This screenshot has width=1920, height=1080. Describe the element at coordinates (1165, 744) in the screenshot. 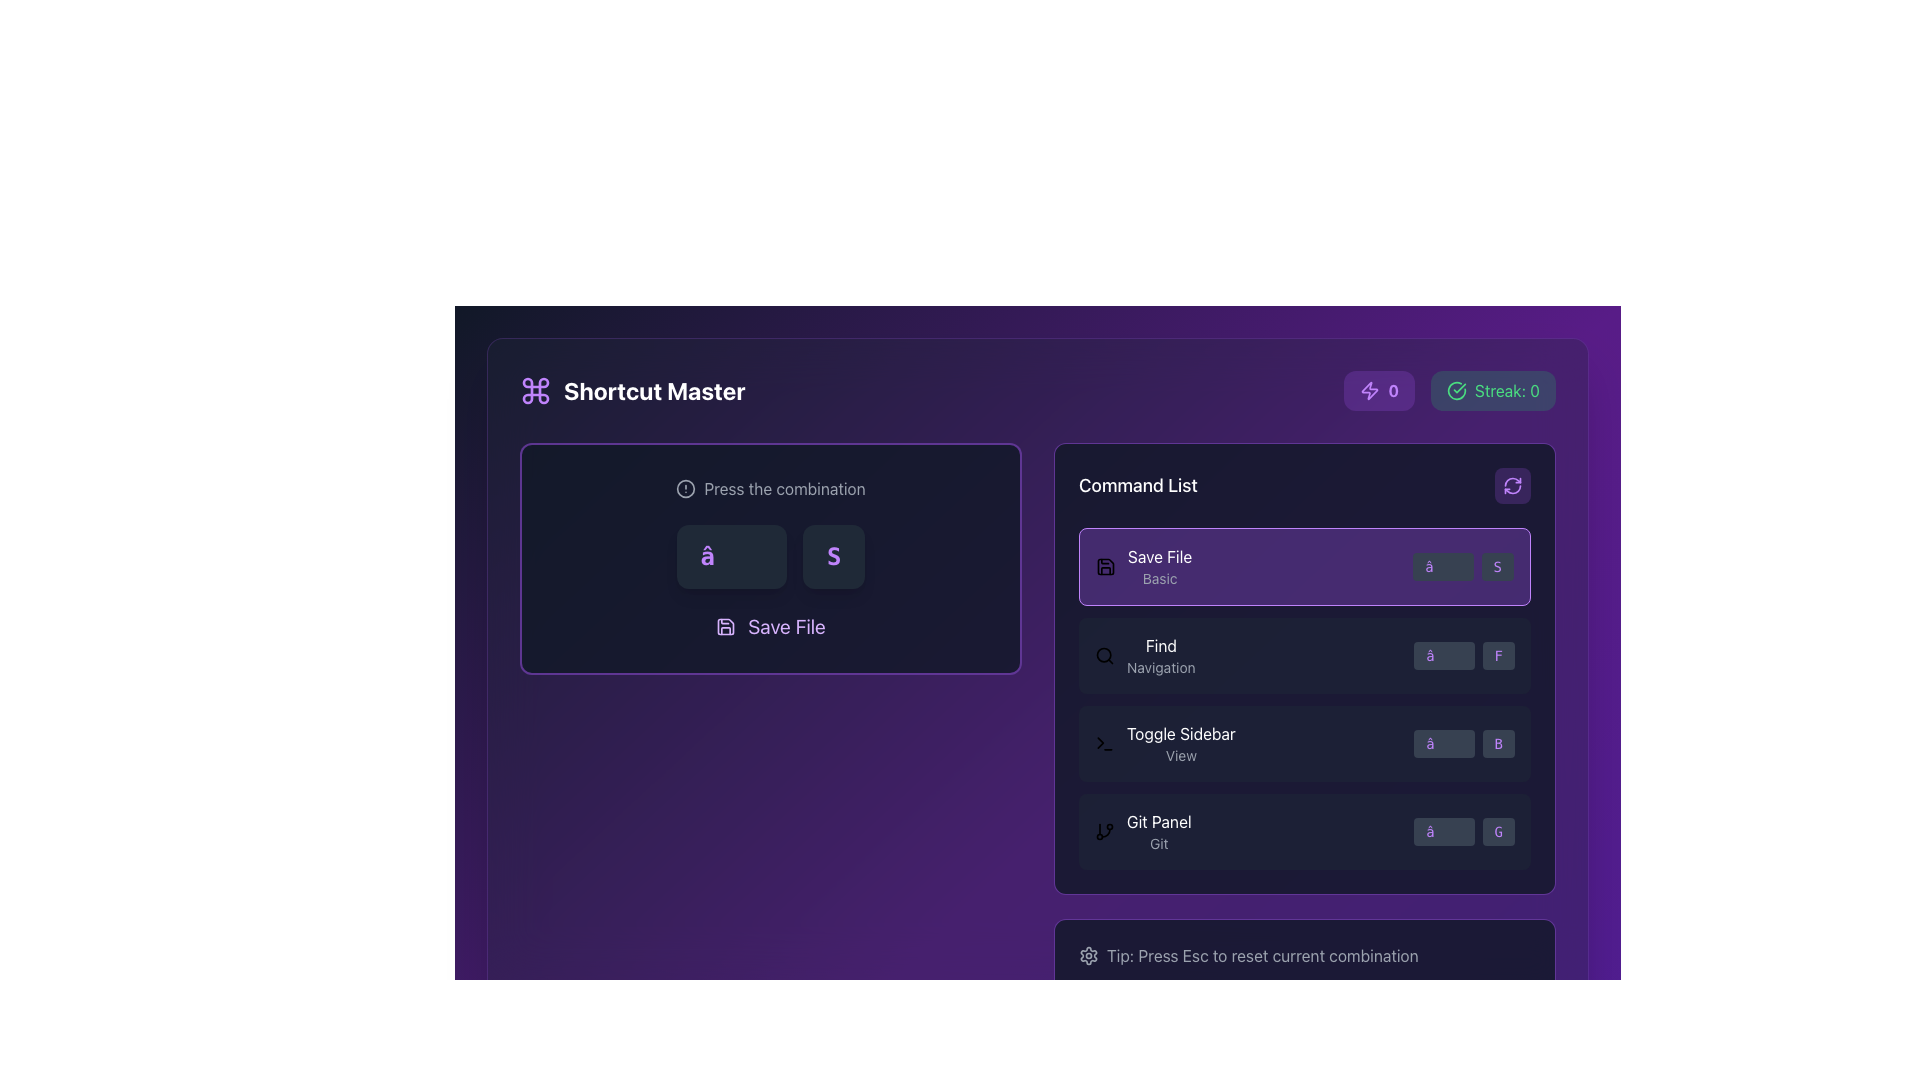

I see `the interactive button in the 'Command List' section that toggles the visibility of the sidebar` at that location.